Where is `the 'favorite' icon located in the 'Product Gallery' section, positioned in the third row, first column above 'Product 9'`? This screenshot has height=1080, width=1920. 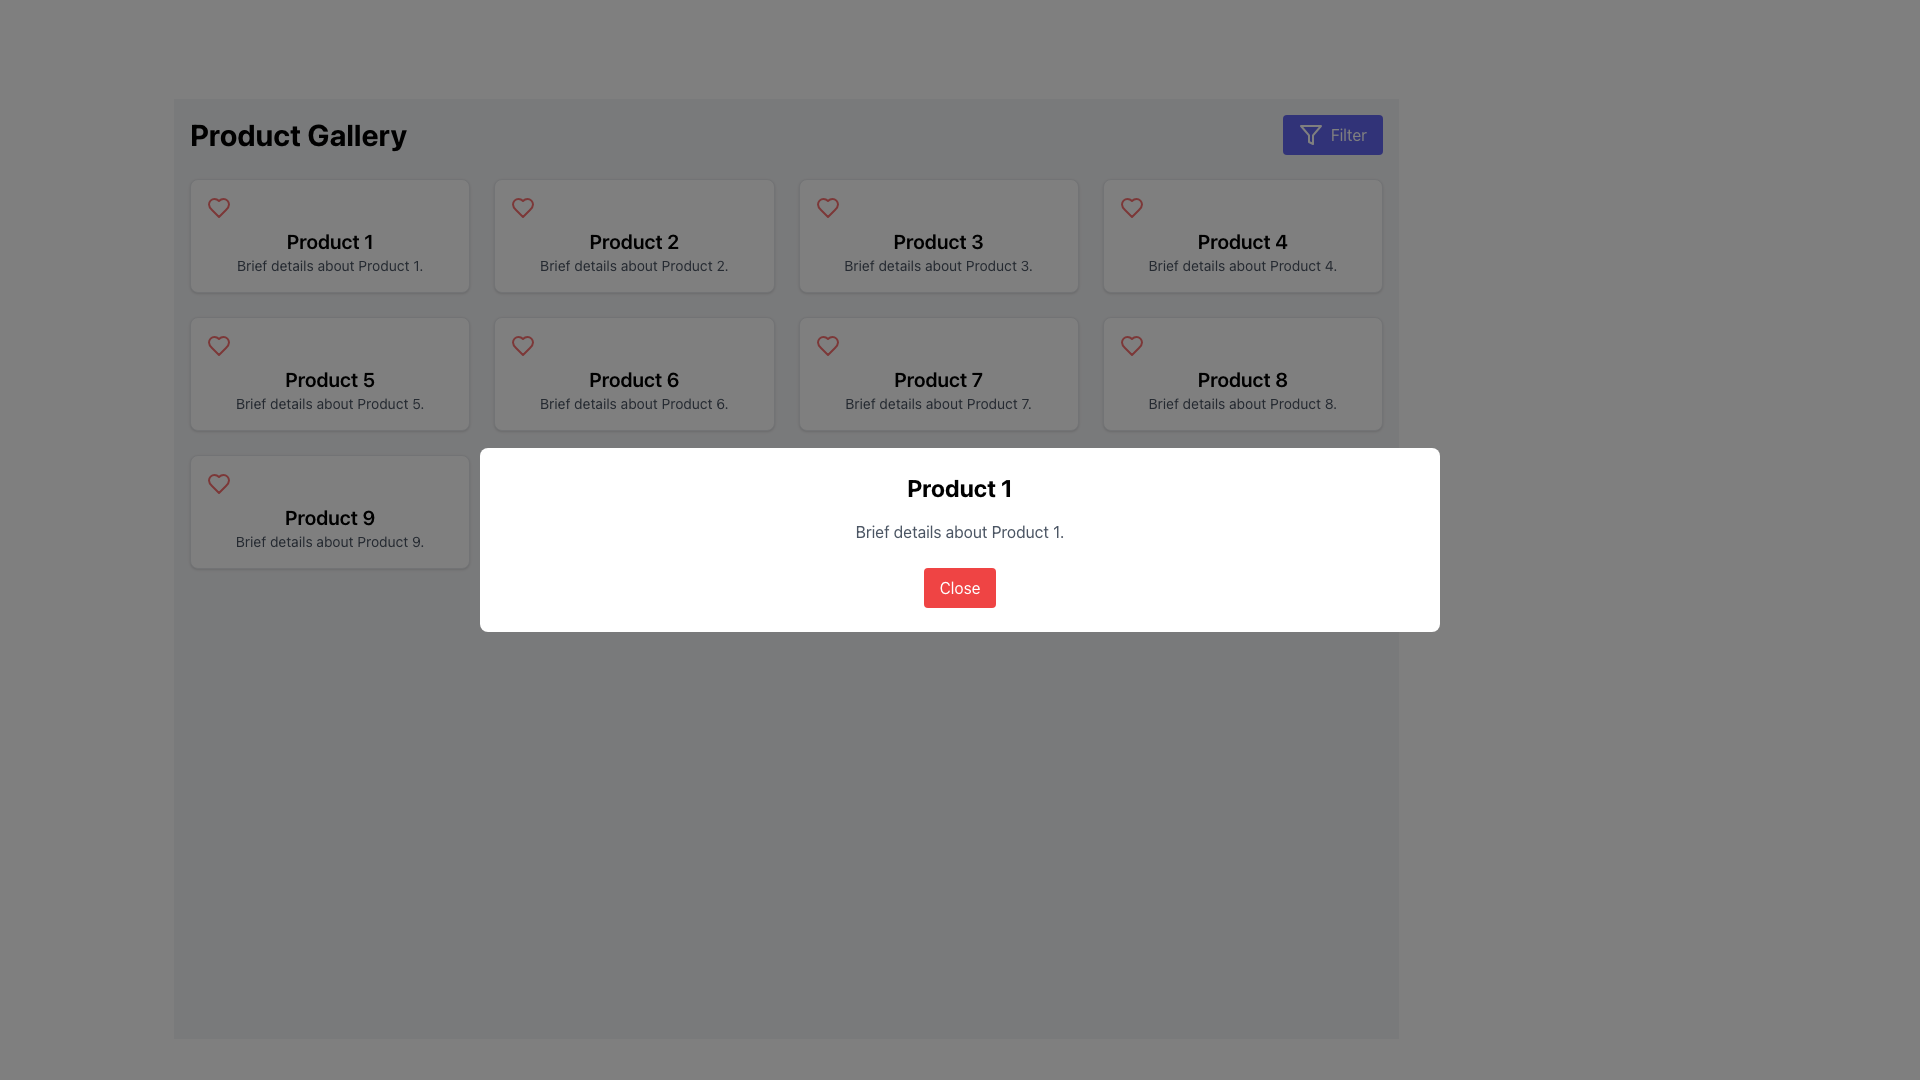
the 'favorite' icon located in the 'Product Gallery' section, positioned in the third row, first column above 'Product 9' is located at coordinates (219, 345).